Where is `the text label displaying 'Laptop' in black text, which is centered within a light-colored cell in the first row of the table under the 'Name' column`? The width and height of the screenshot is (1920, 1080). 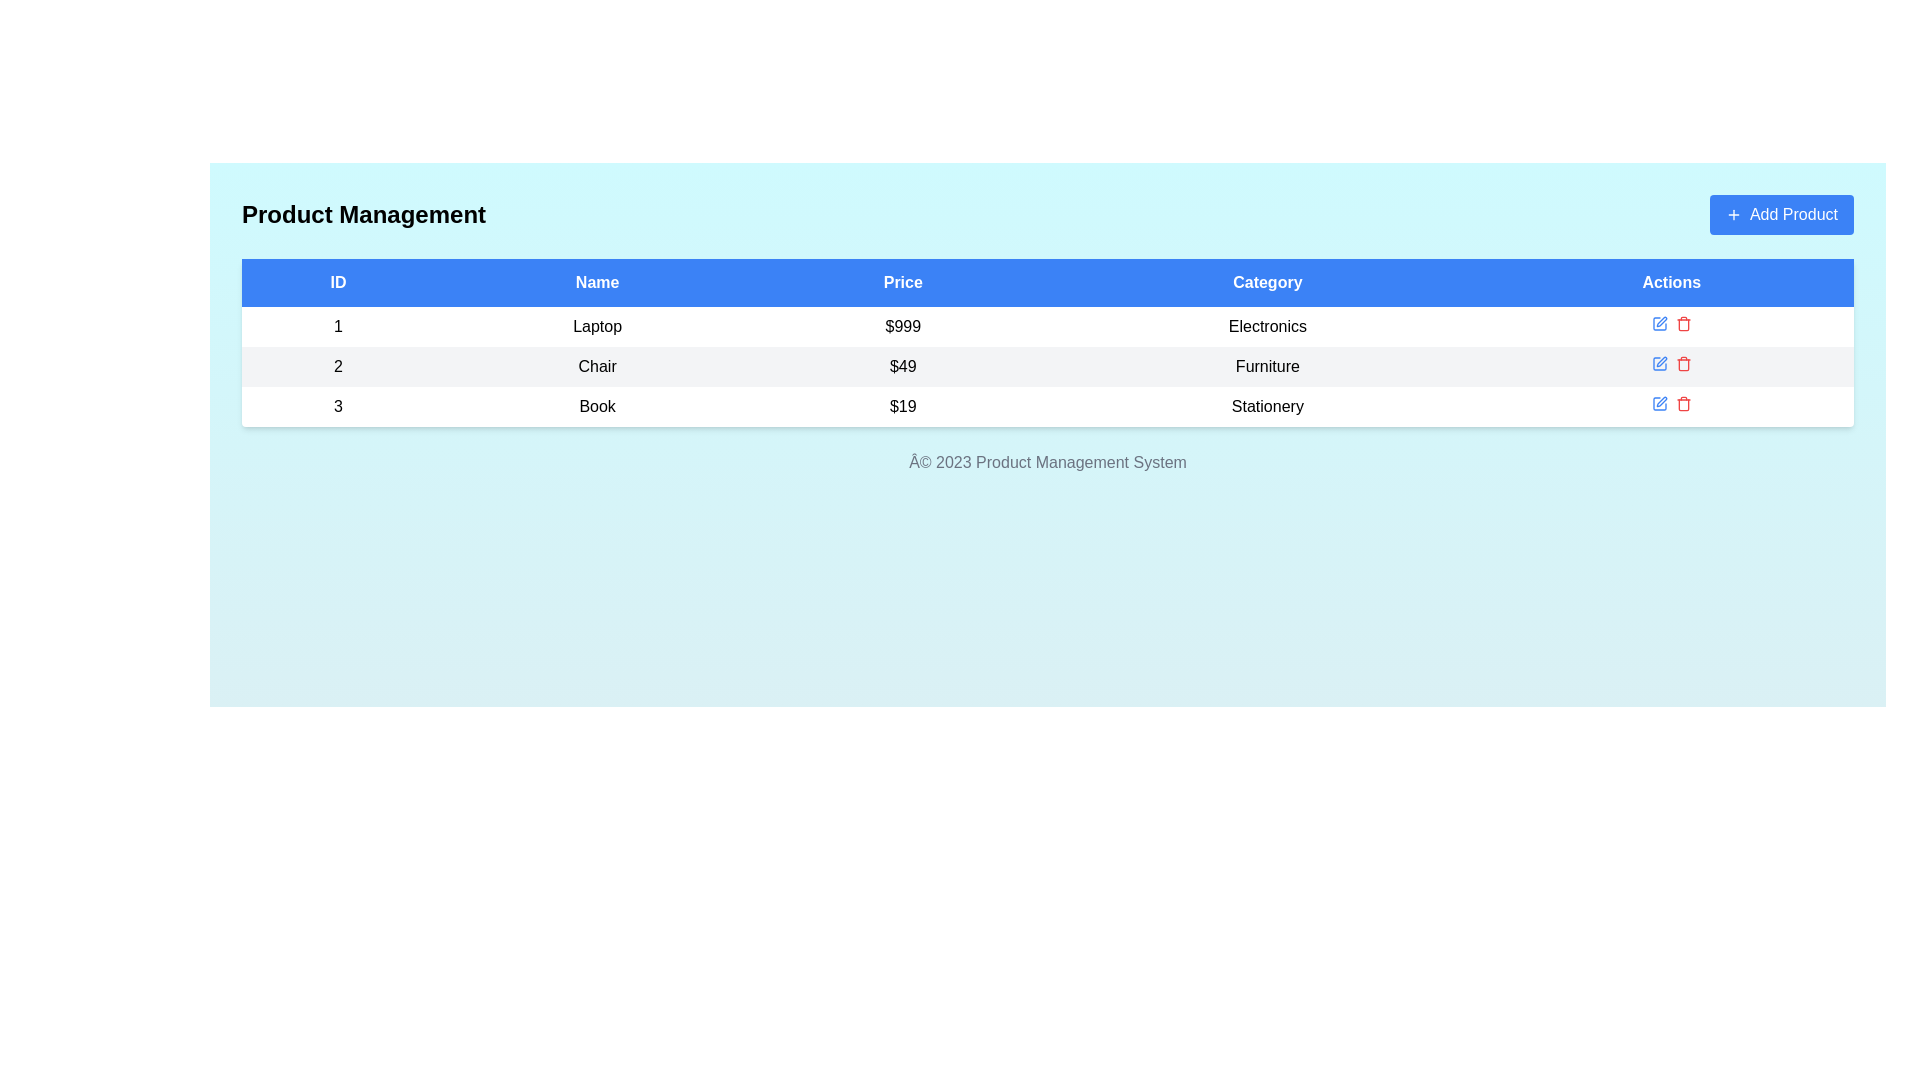 the text label displaying 'Laptop' in black text, which is centered within a light-colored cell in the first row of the table under the 'Name' column is located at coordinates (595, 326).